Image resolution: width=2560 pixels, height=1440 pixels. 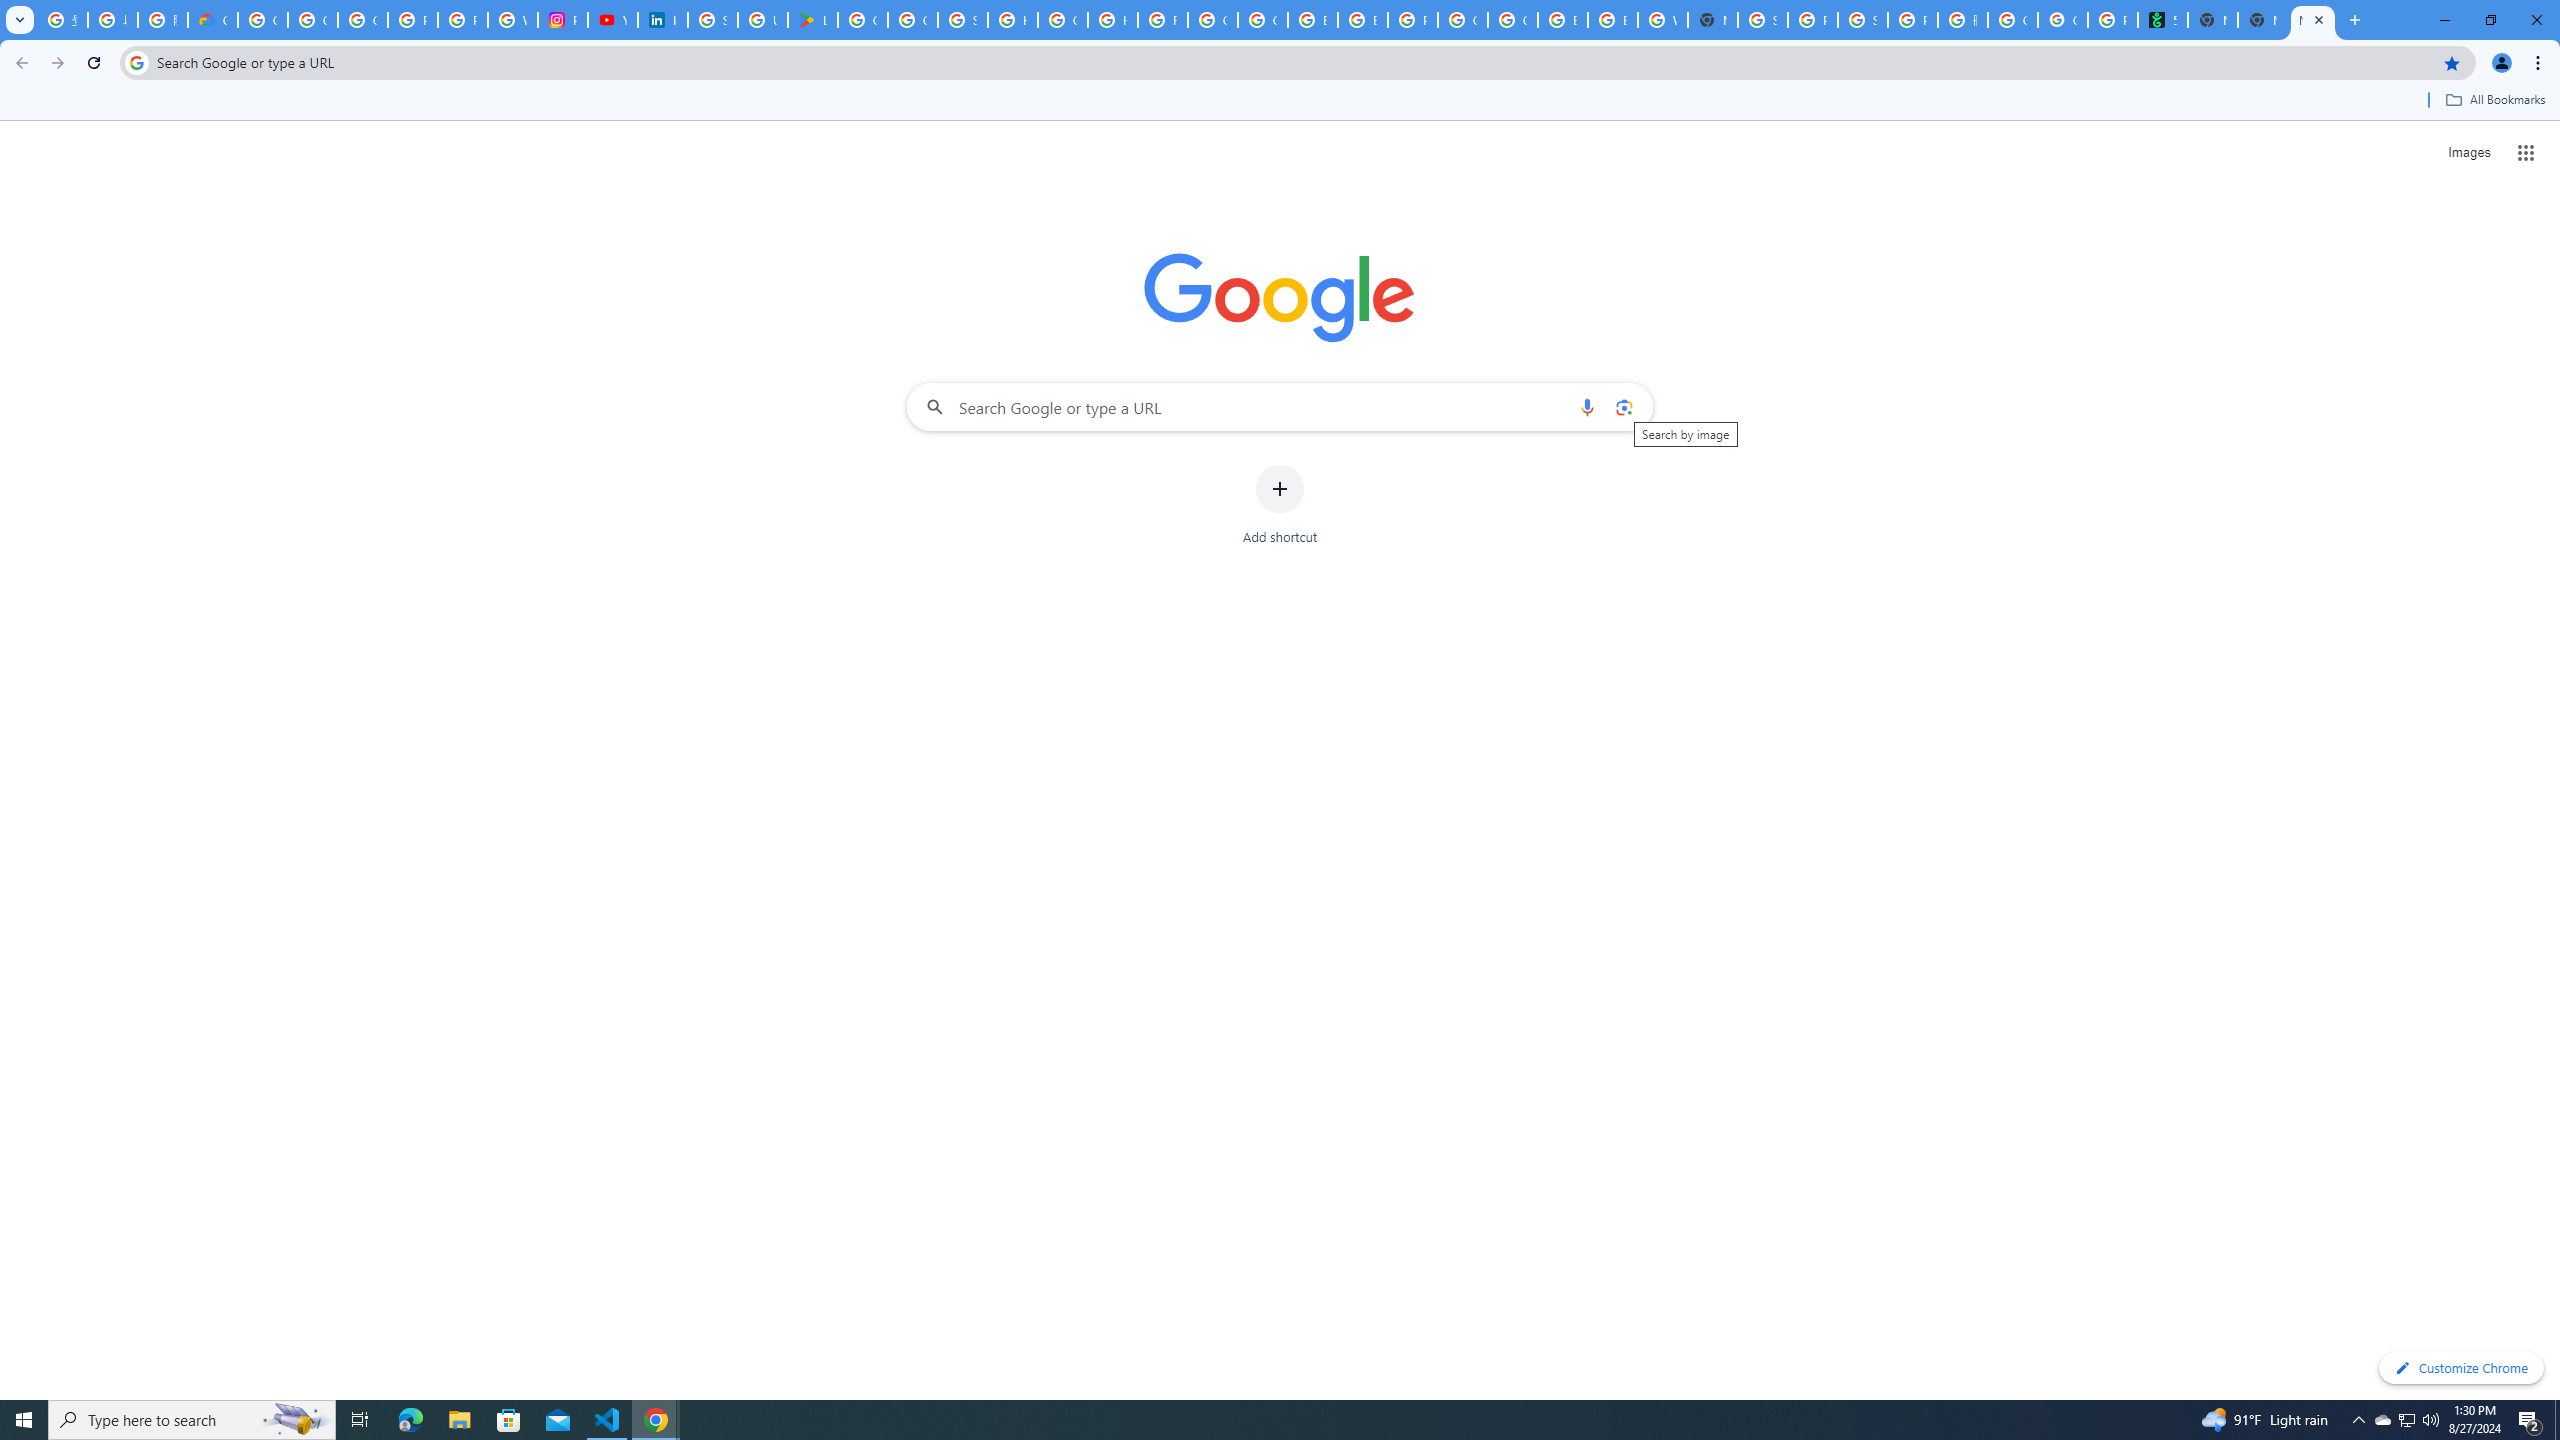 What do you see at coordinates (1622, 405) in the screenshot?
I see `'Search by image'` at bounding box center [1622, 405].